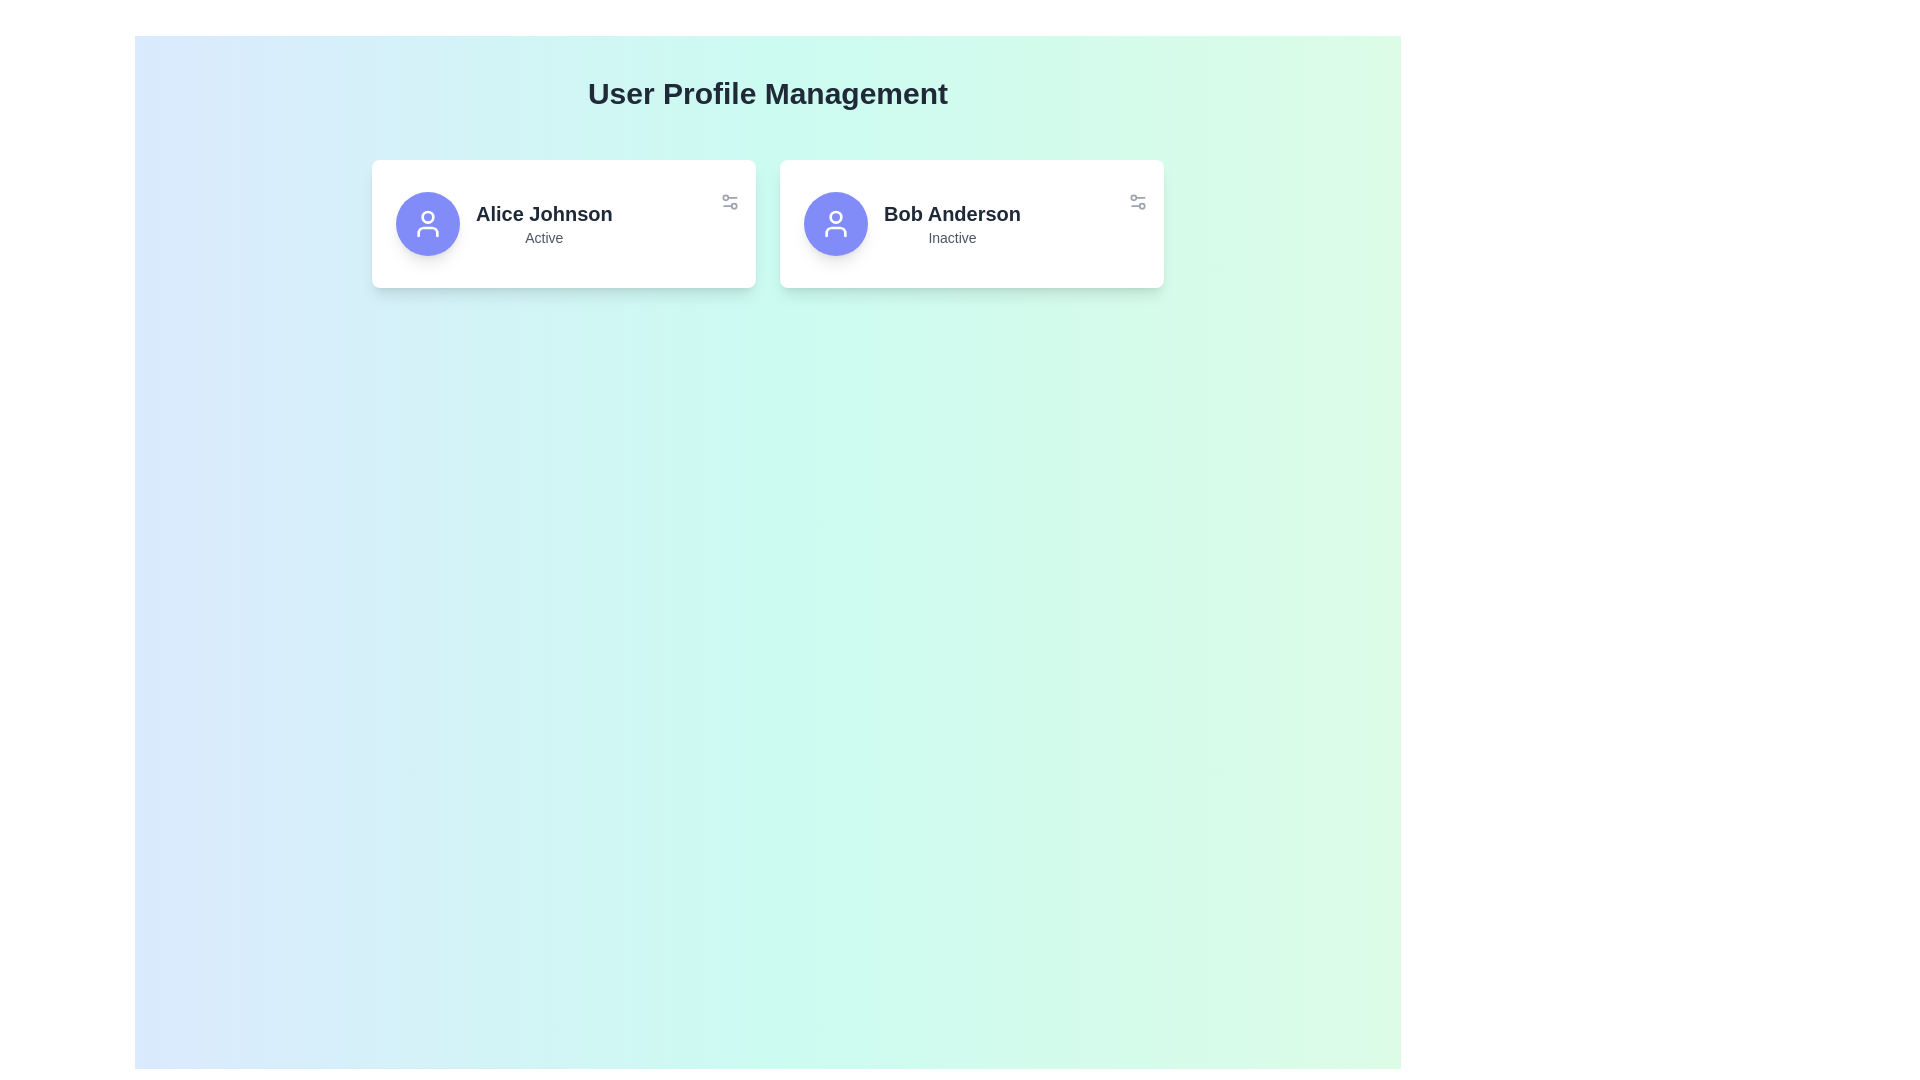 This screenshot has height=1080, width=1920. I want to click on the profile icon representing user 'Bob Anderson' which is positioned at the top-left corner of the 'Inactive' card, so click(835, 223).